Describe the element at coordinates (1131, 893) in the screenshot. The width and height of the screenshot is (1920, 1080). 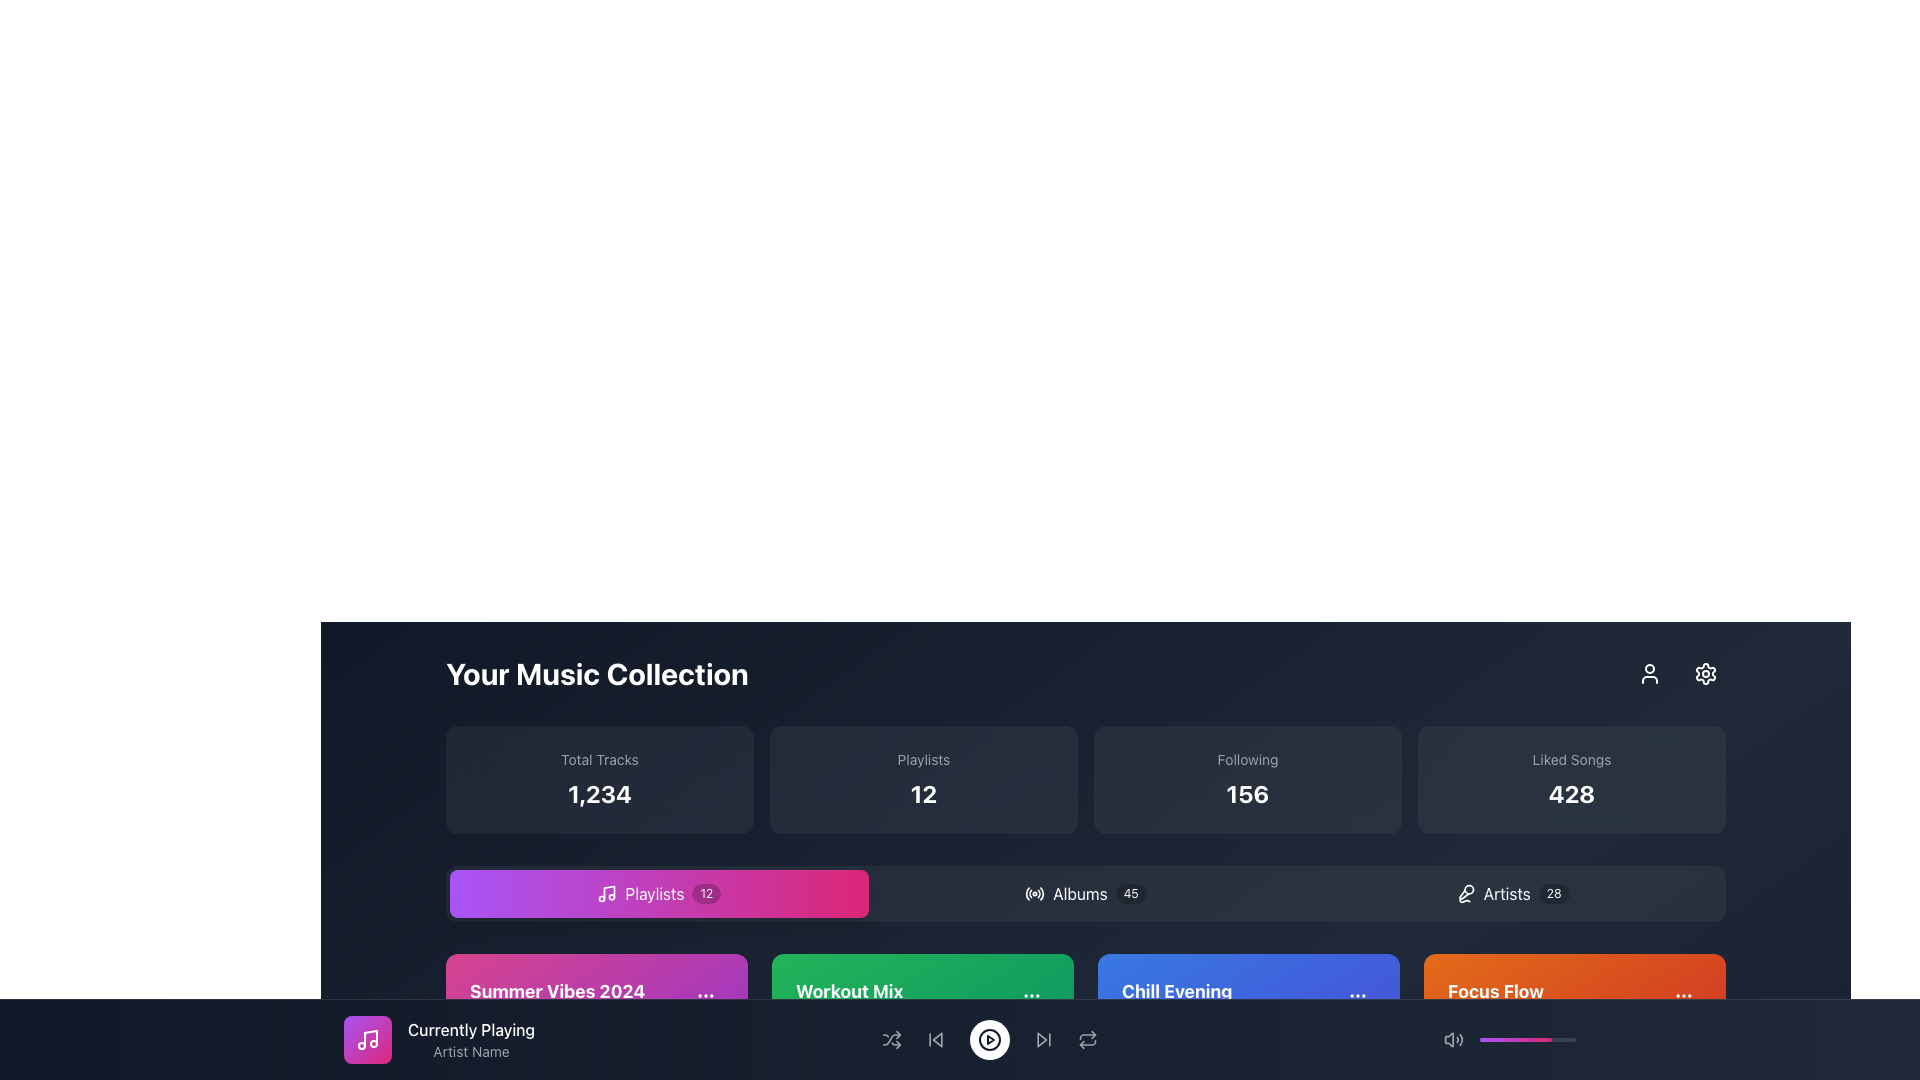
I see `the badge component displaying the number '45', which is located in the 'Albums' section, to the right of the 'Albums' text label` at that location.